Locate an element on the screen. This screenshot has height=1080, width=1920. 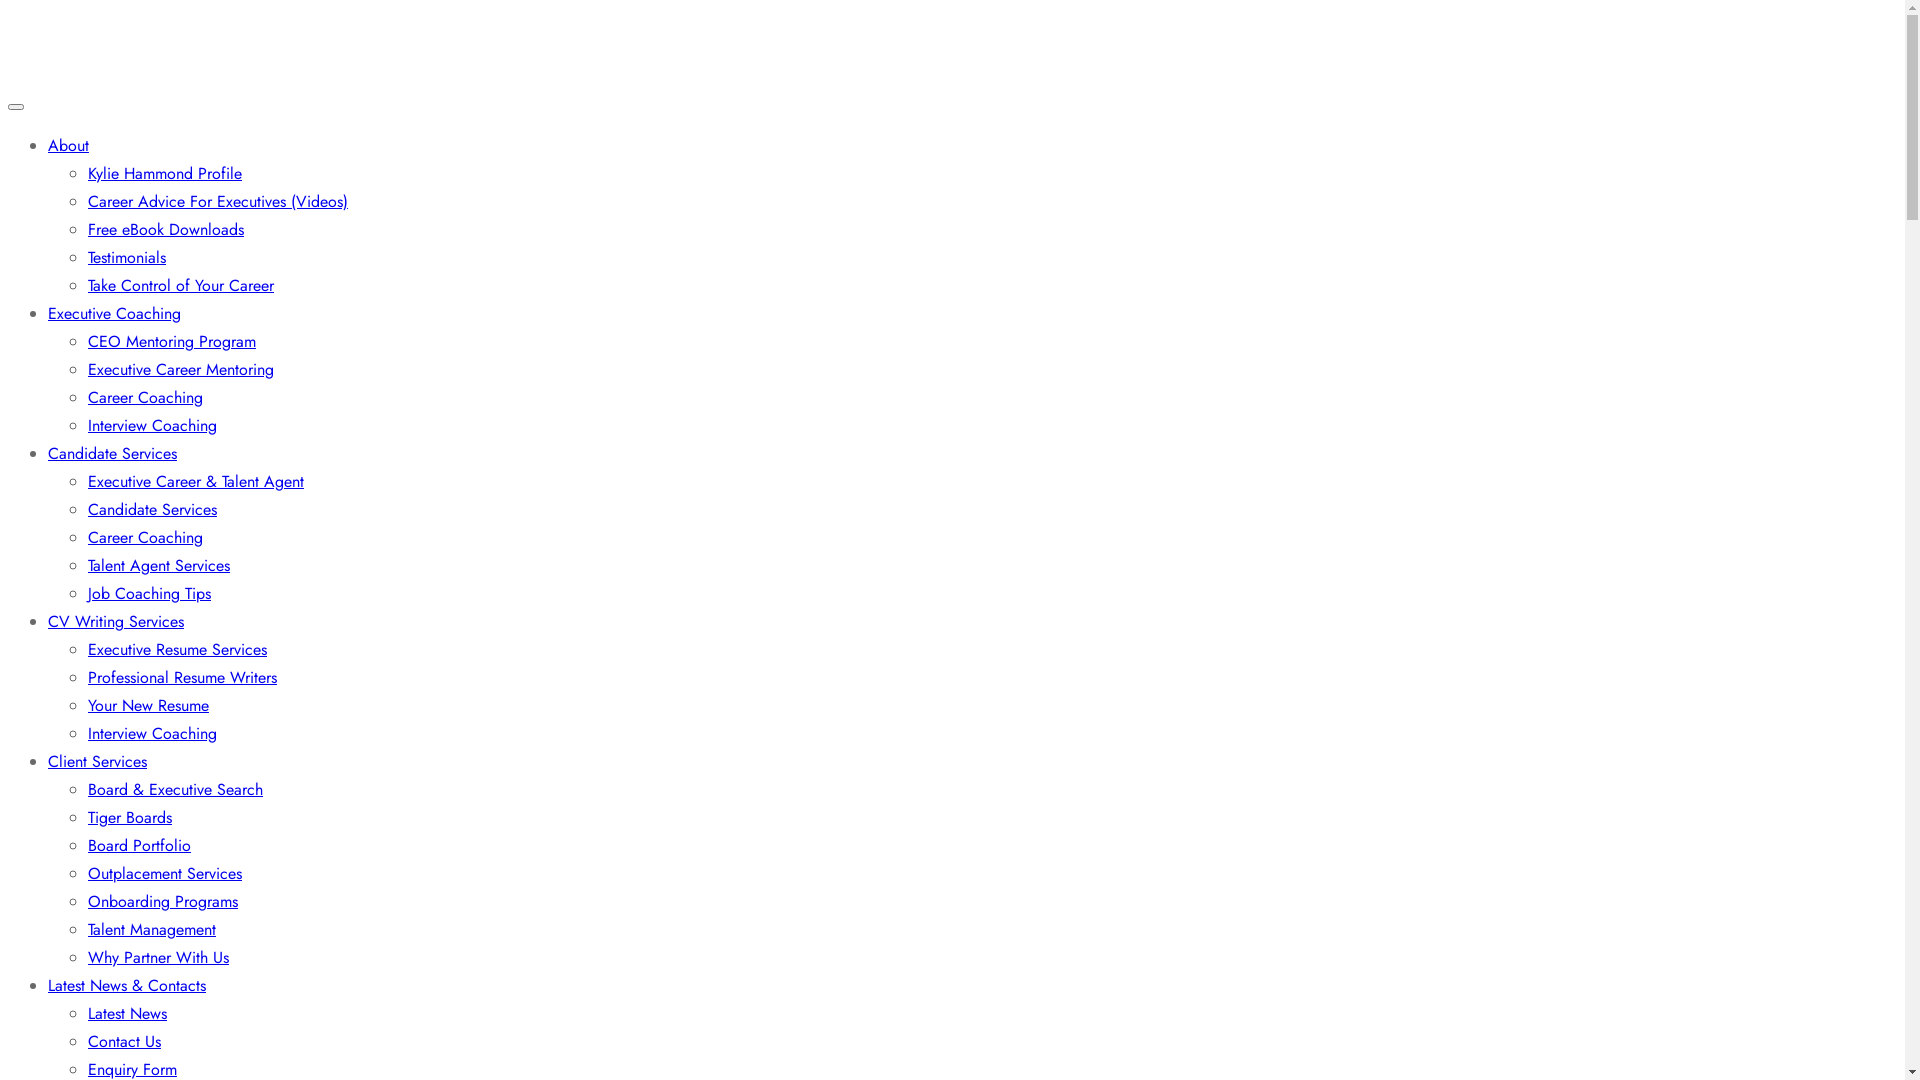
'Board & Executive Search' is located at coordinates (175, 788).